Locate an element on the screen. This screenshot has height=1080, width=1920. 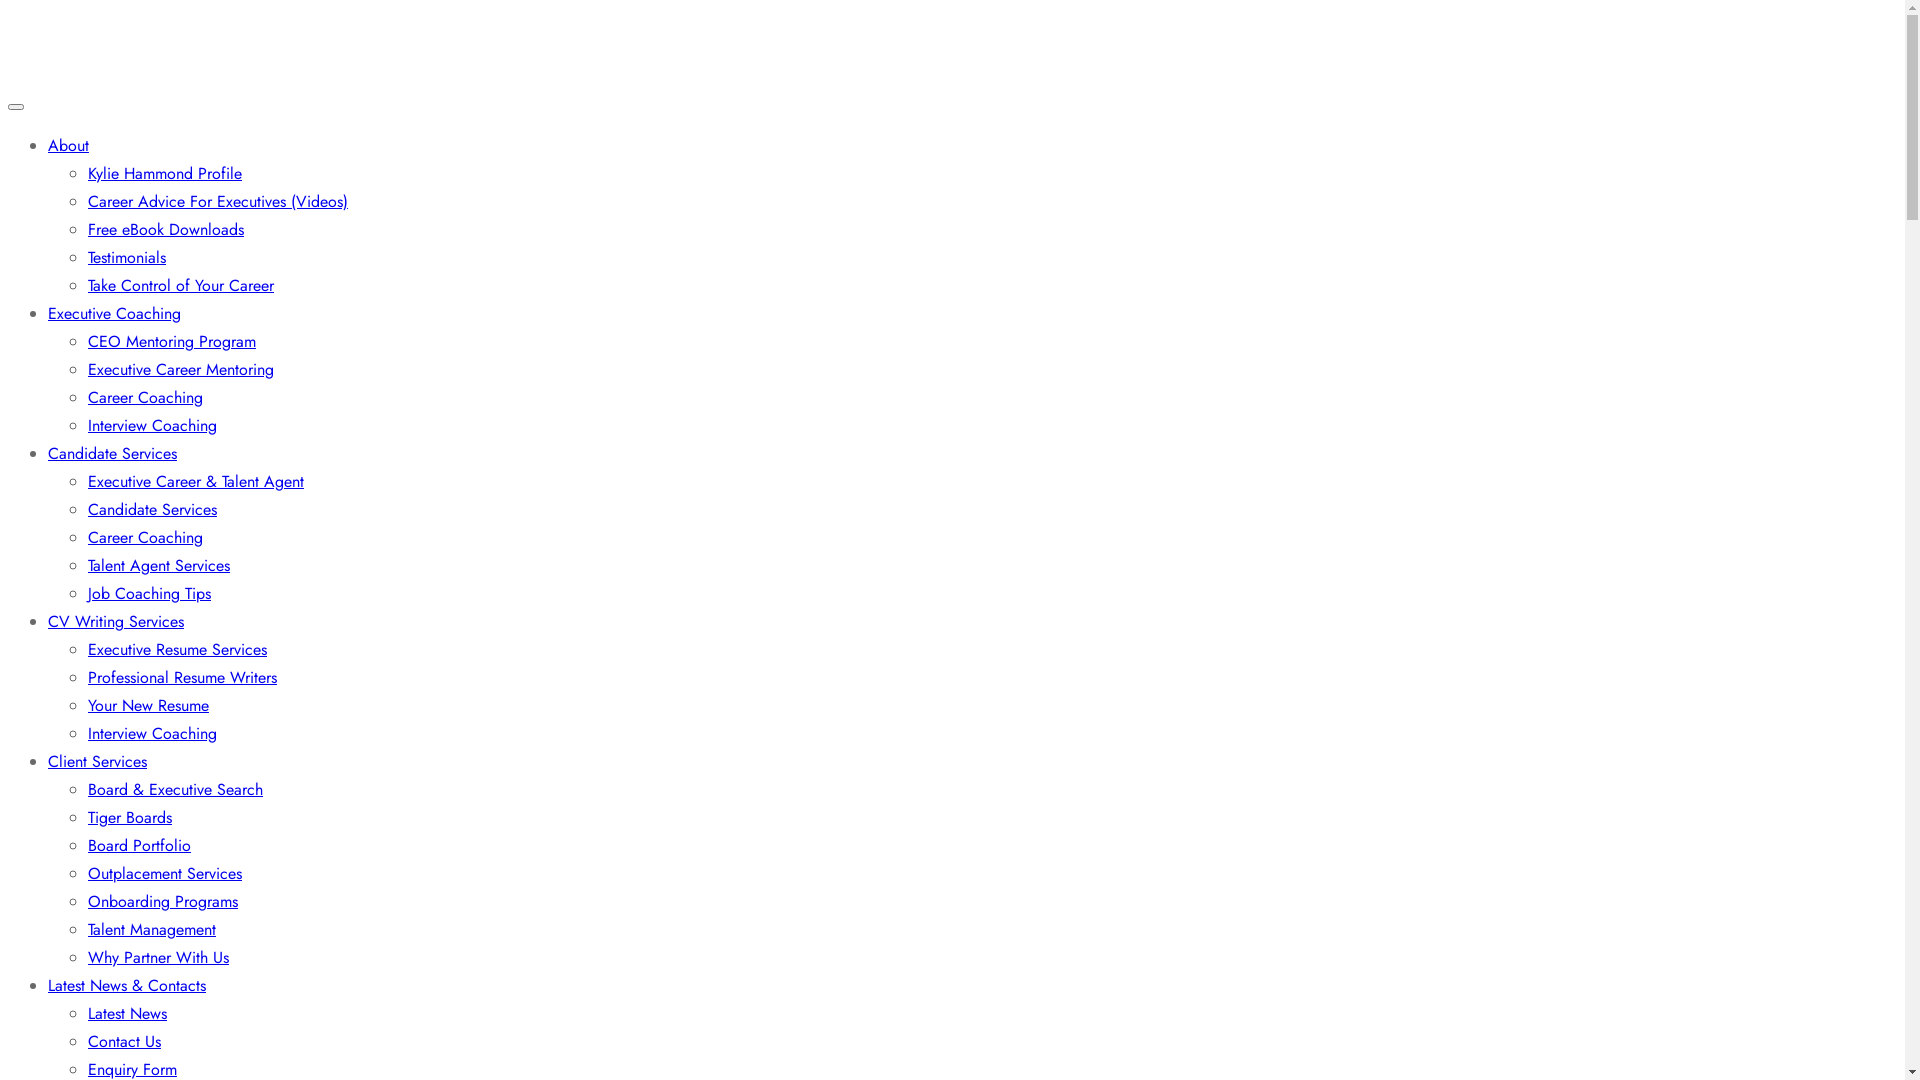
'Board & Executive Search' is located at coordinates (175, 788).